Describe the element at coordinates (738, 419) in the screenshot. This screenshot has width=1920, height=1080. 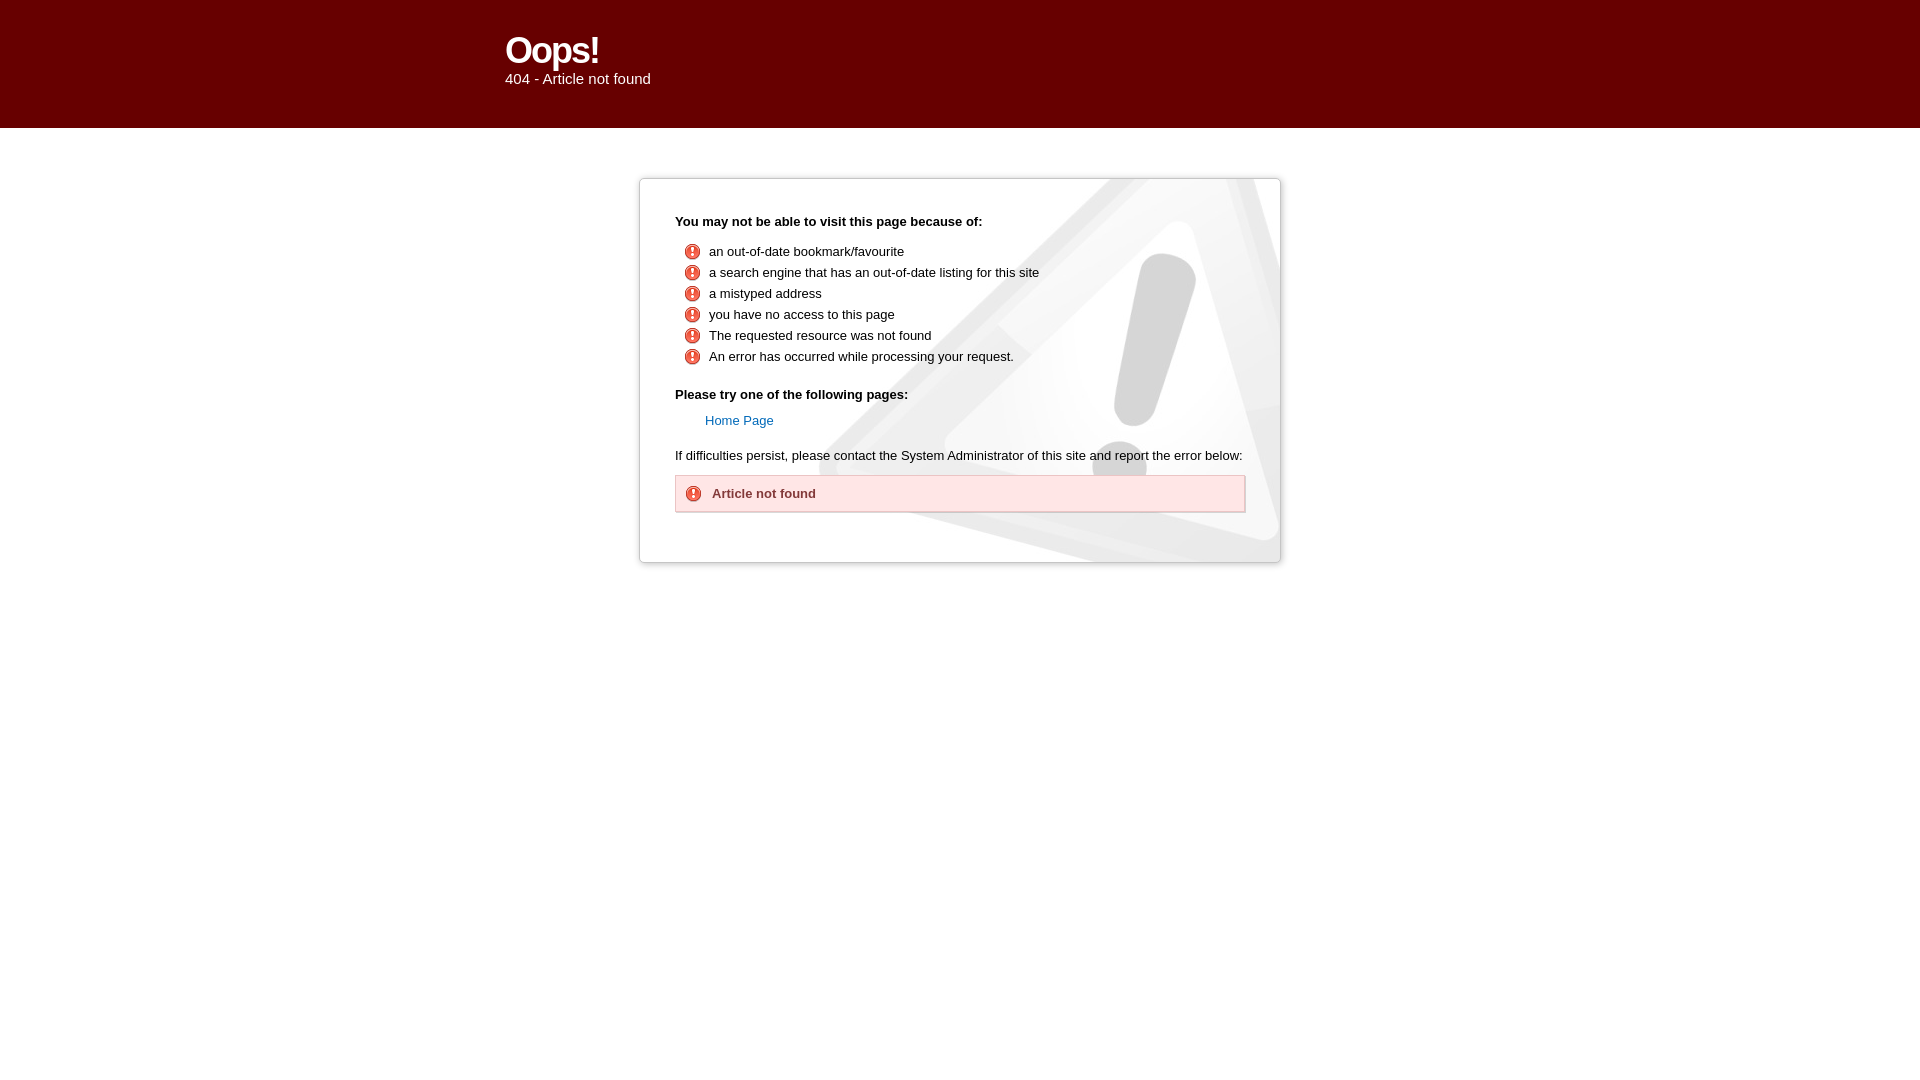
I see `'Home Page'` at that location.